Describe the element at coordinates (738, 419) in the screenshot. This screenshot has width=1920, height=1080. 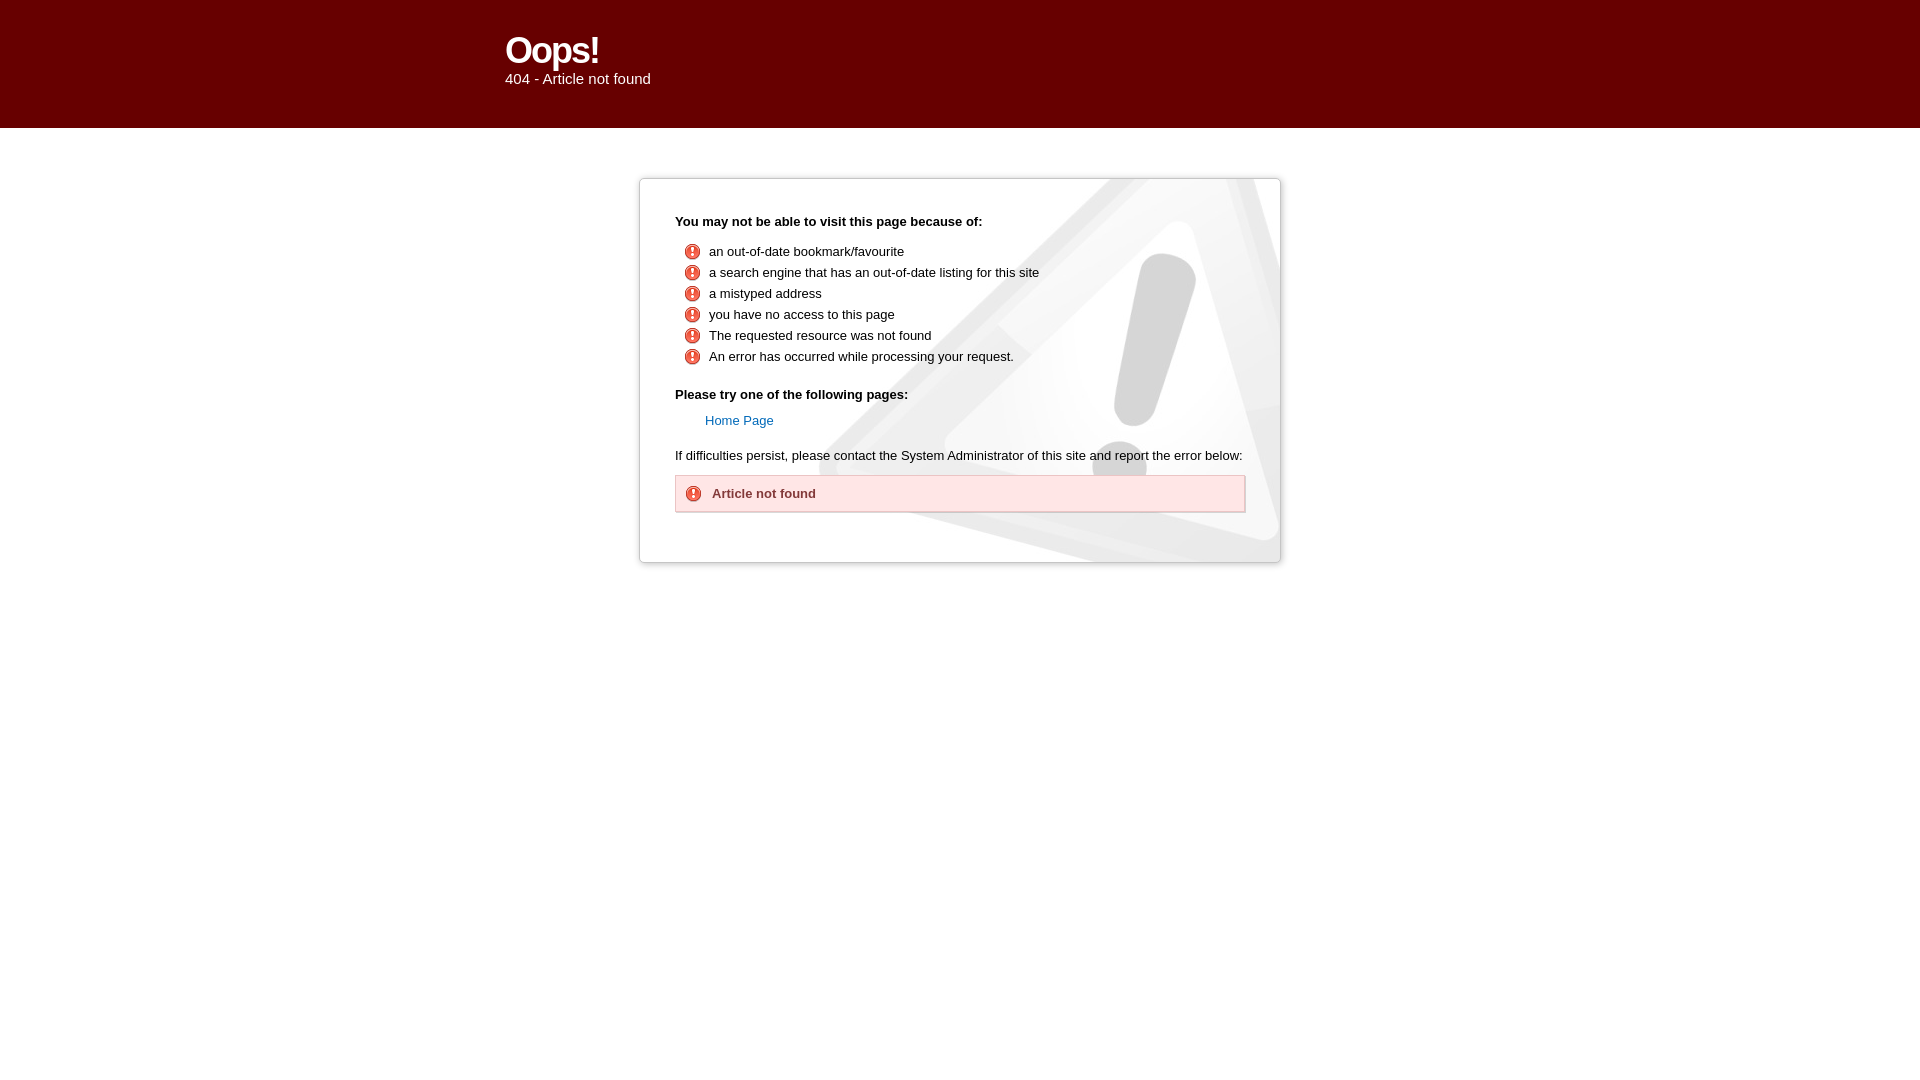
I see `'Home Page'` at that location.